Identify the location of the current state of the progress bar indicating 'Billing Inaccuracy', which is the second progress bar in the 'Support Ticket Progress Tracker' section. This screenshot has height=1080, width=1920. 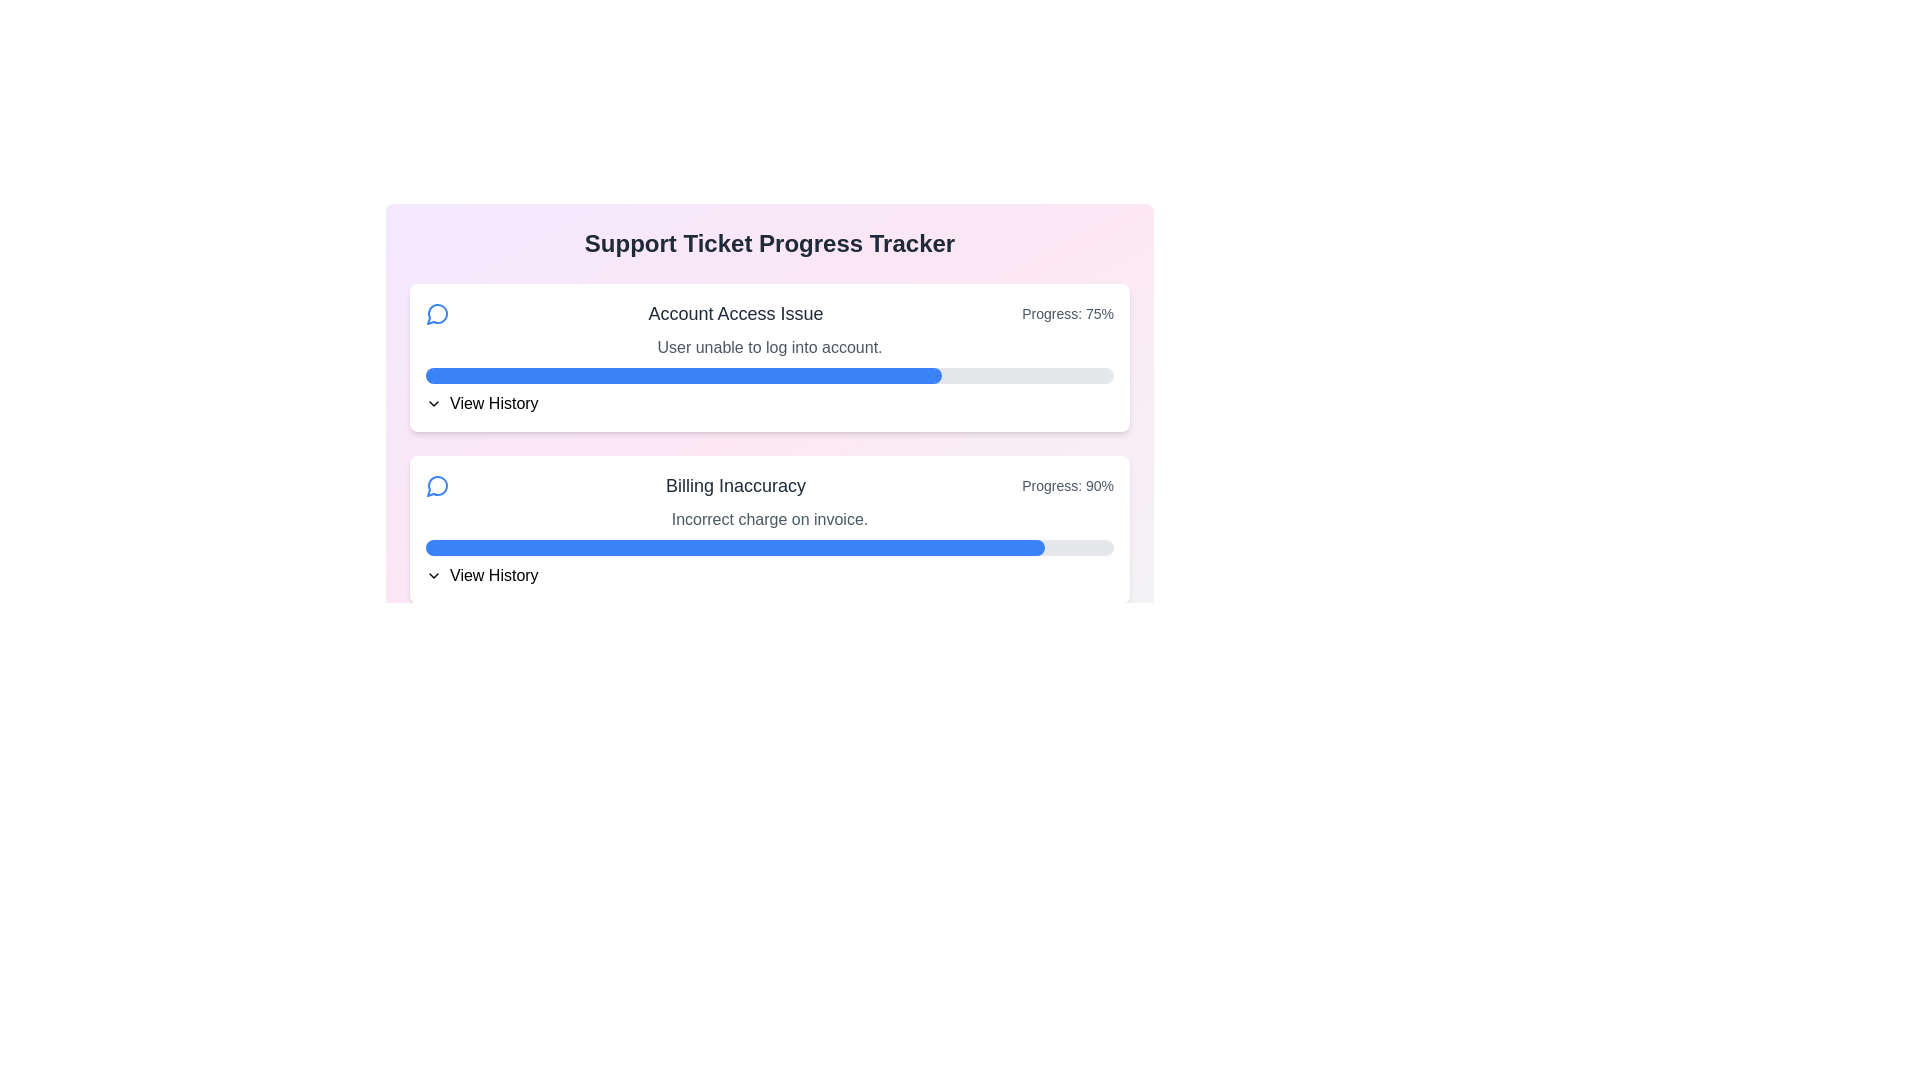
(768, 547).